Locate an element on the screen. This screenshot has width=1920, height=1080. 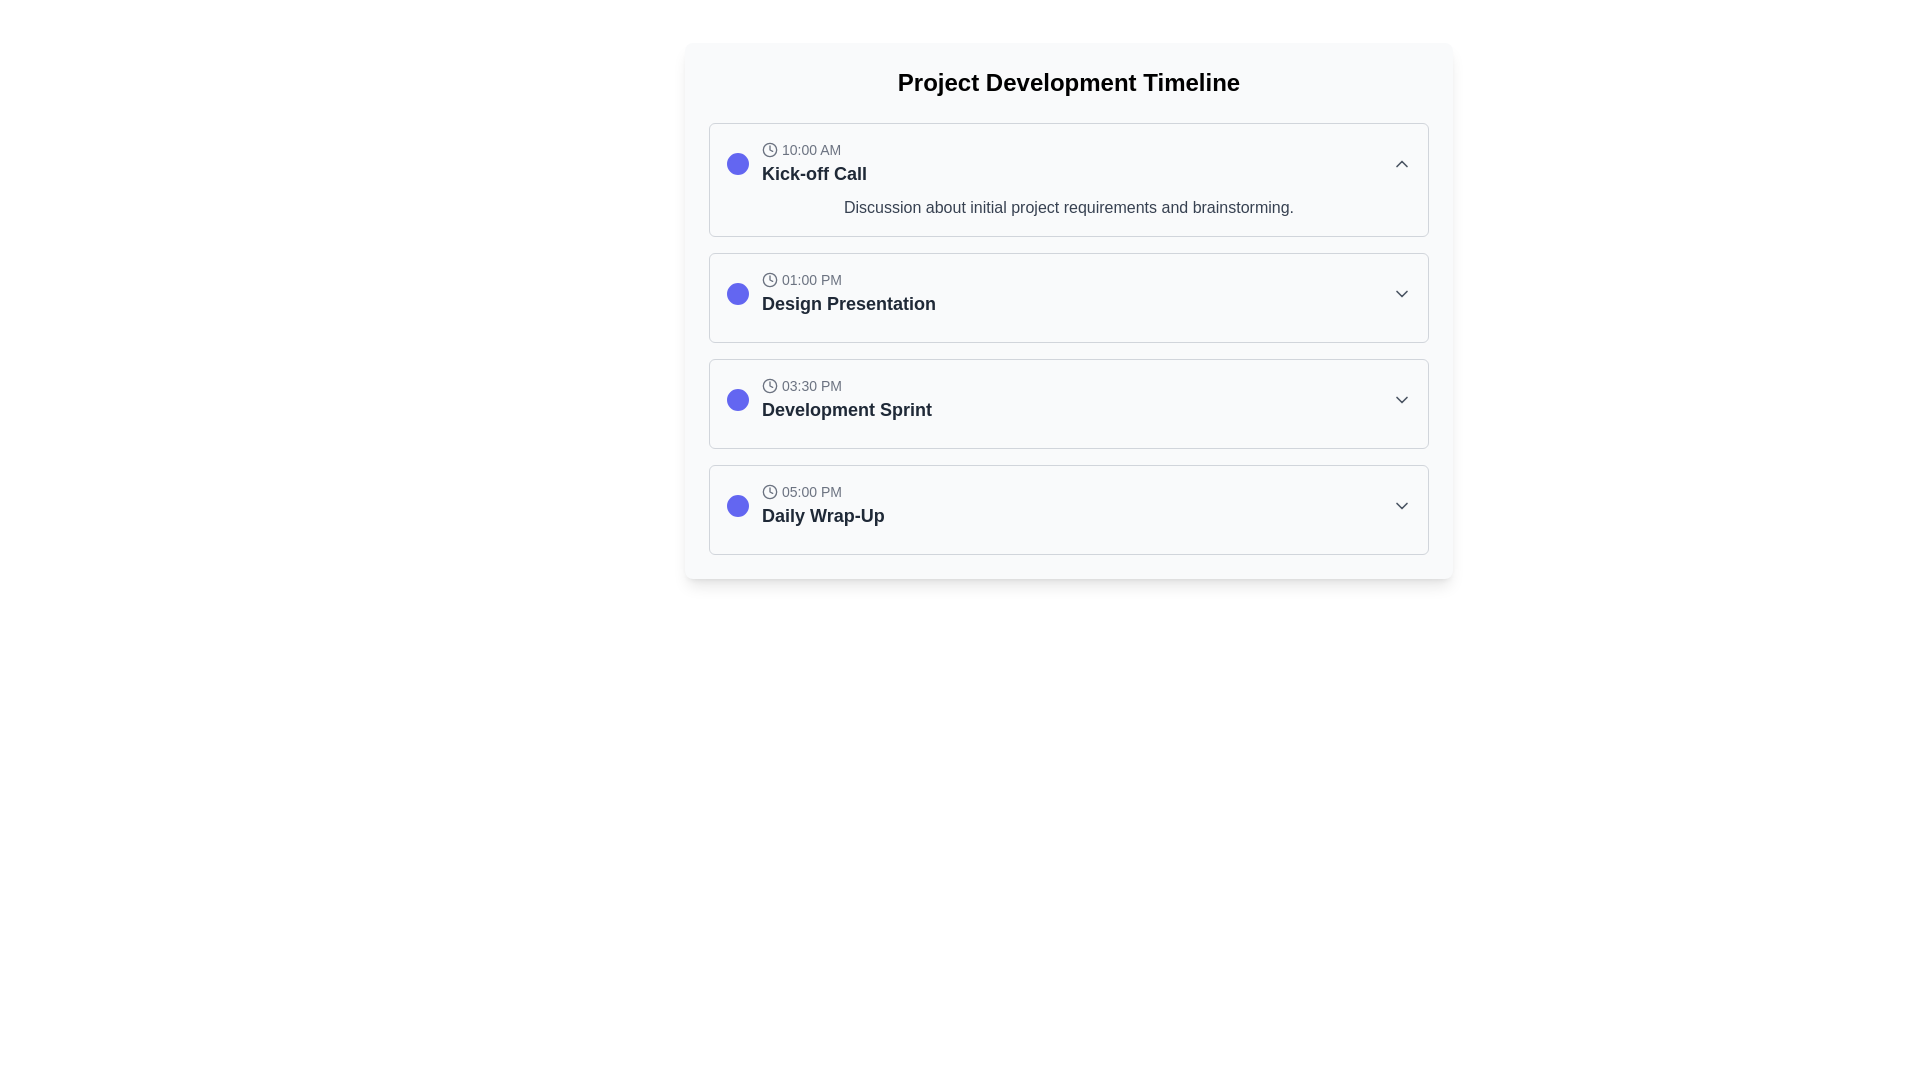
the first scheduled event in the 'Project Development Timeline' section, which includes a clock icon, time label '10:00 AM', a purple circular icon, and a bold label 'Kick-off Call' is located at coordinates (795, 163).